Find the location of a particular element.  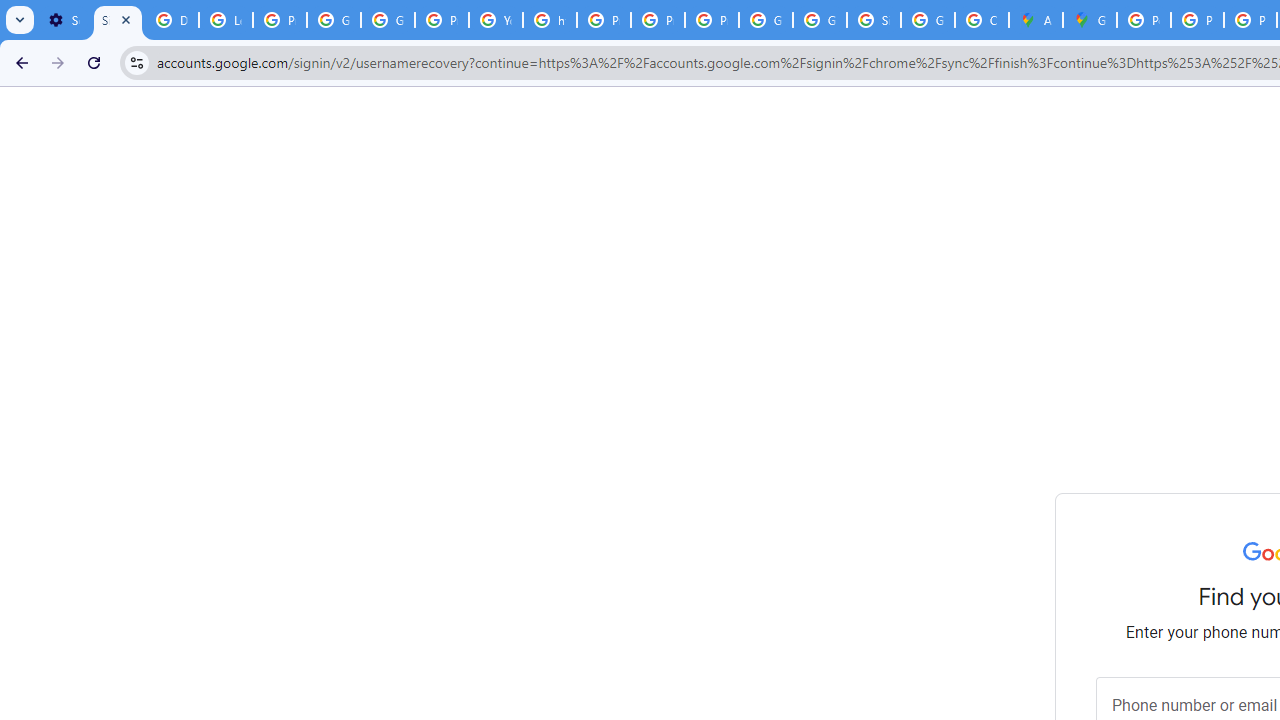

'Google Maps' is located at coordinates (1088, 20).